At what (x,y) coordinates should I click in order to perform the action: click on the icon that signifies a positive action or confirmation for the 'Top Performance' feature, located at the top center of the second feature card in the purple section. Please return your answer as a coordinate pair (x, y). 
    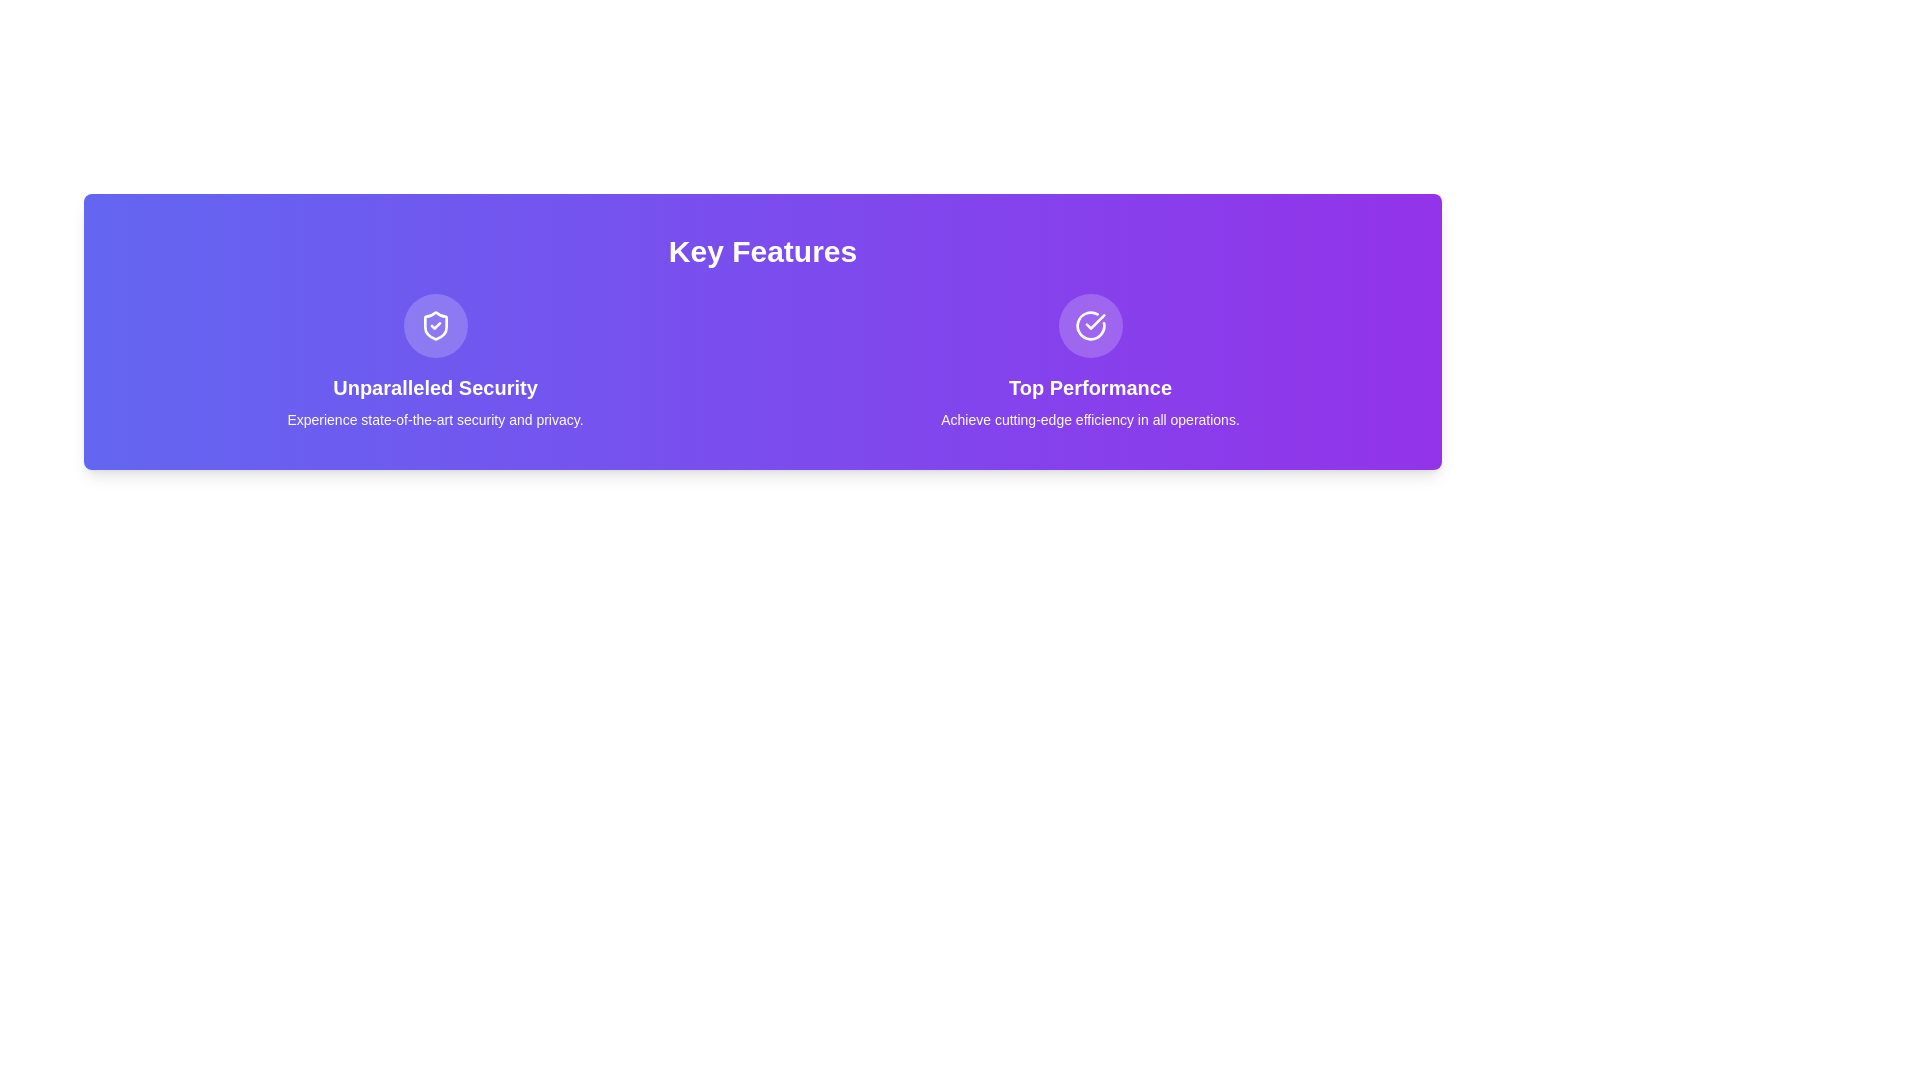
    Looking at the image, I should click on (1089, 325).